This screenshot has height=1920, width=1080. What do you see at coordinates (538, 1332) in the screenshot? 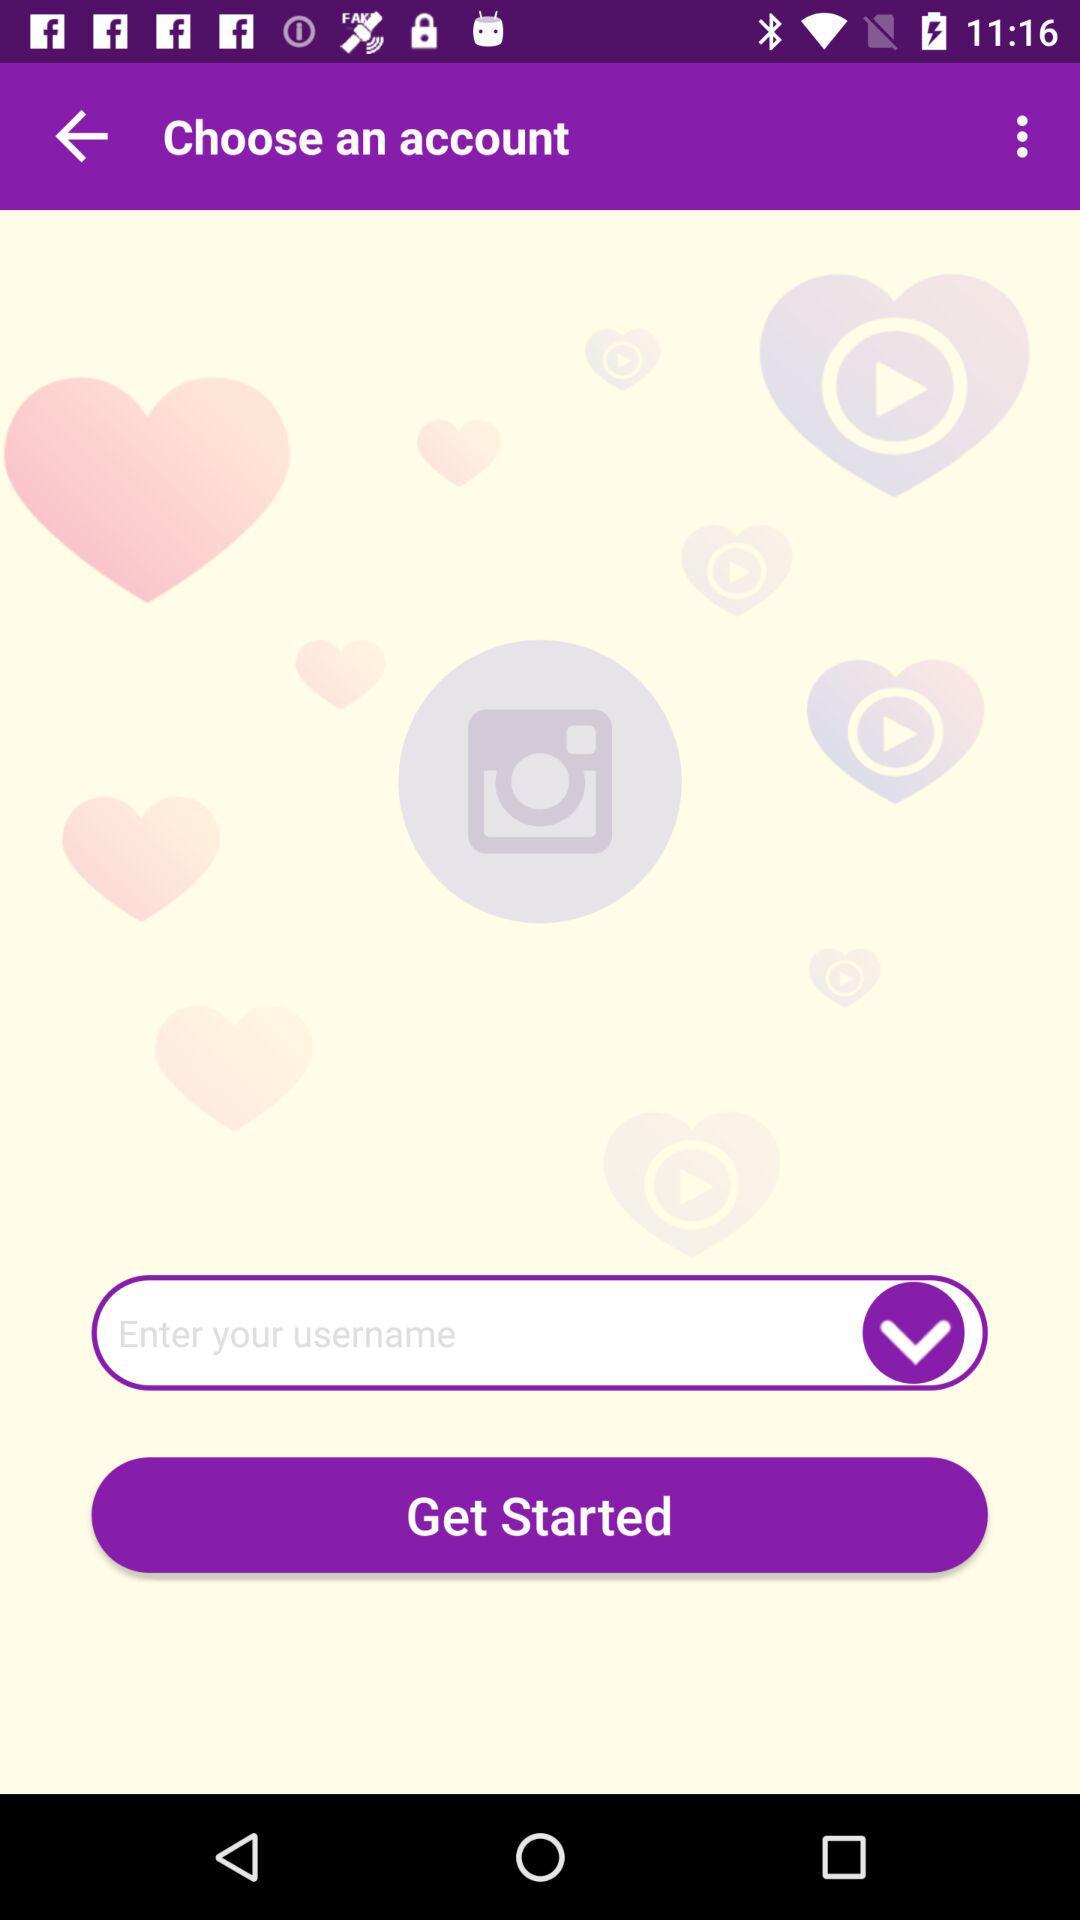
I see `username` at bounding box center [538, 1332].